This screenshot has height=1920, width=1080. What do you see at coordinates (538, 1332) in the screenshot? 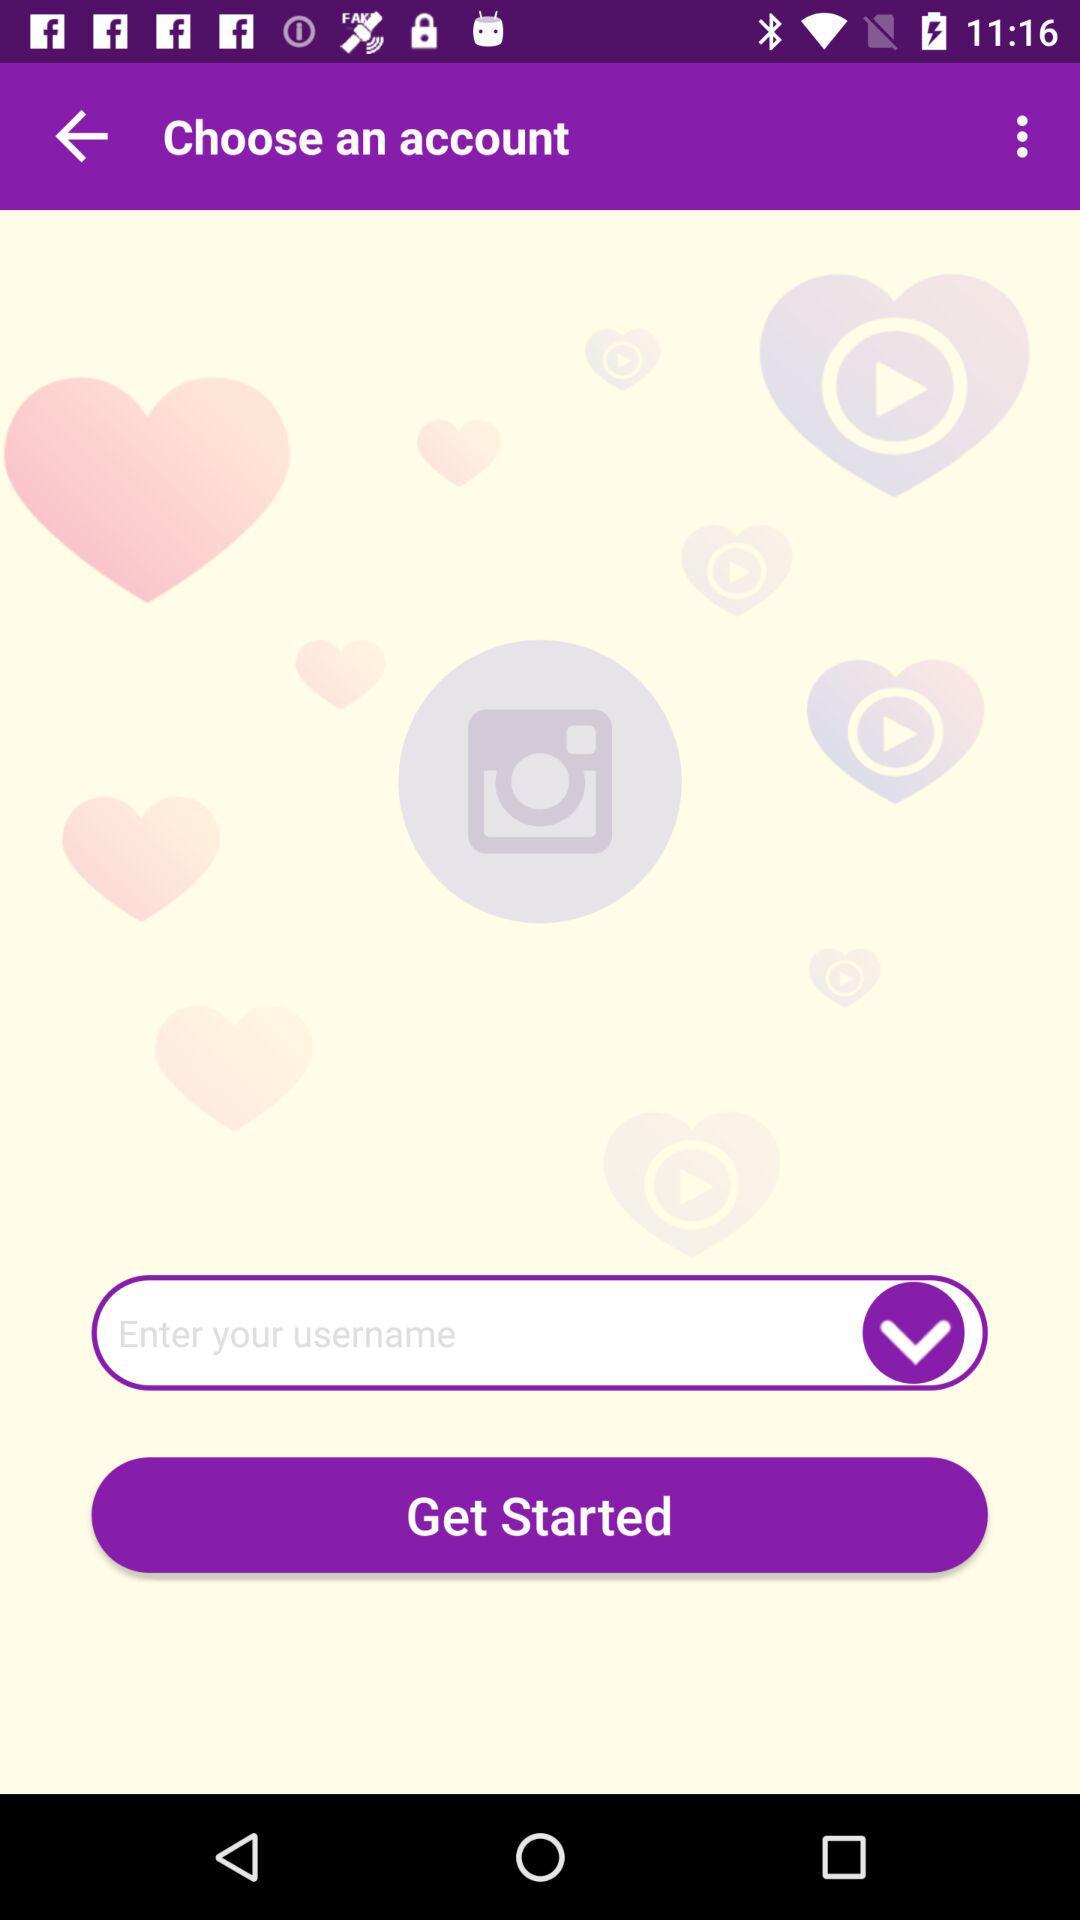
I see `username` at bounding box center [538, 1332].